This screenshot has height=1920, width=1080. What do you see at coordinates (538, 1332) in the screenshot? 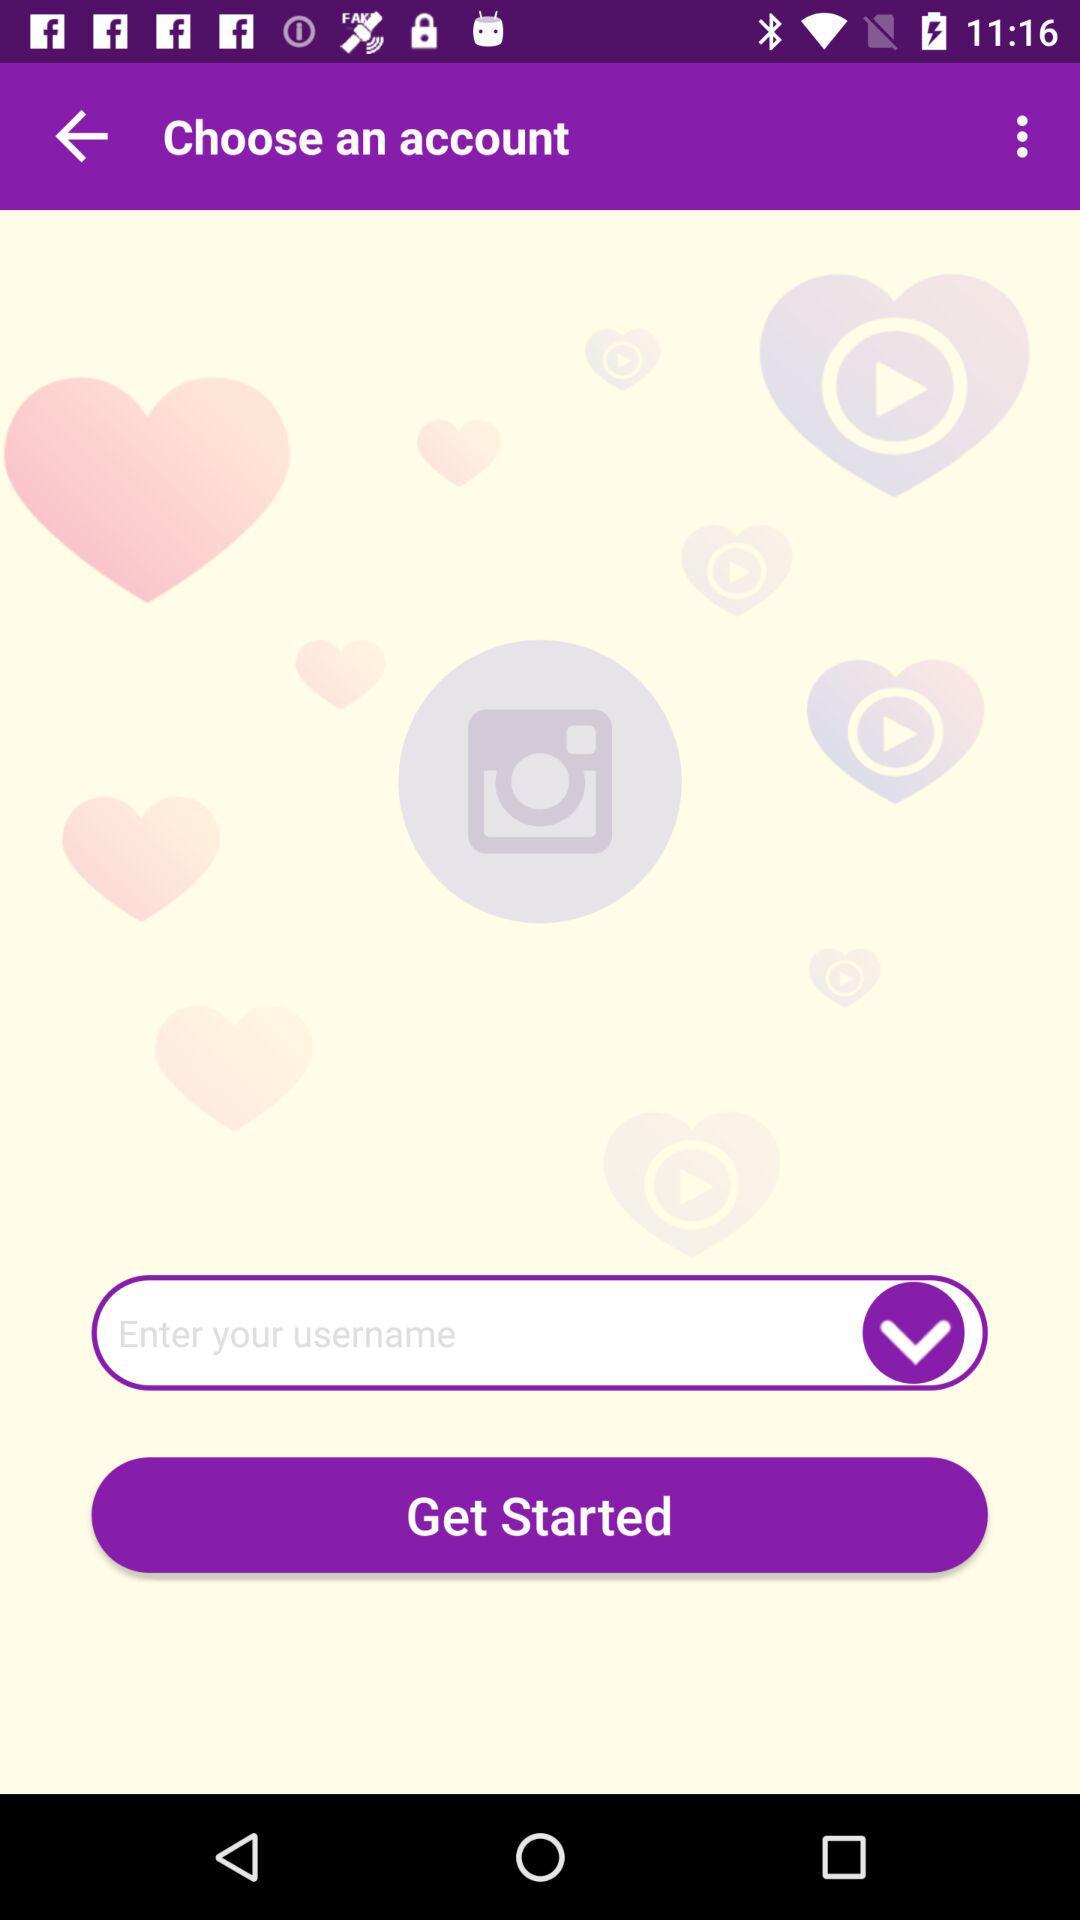
I see `username` at bounding box center [538, 1332].